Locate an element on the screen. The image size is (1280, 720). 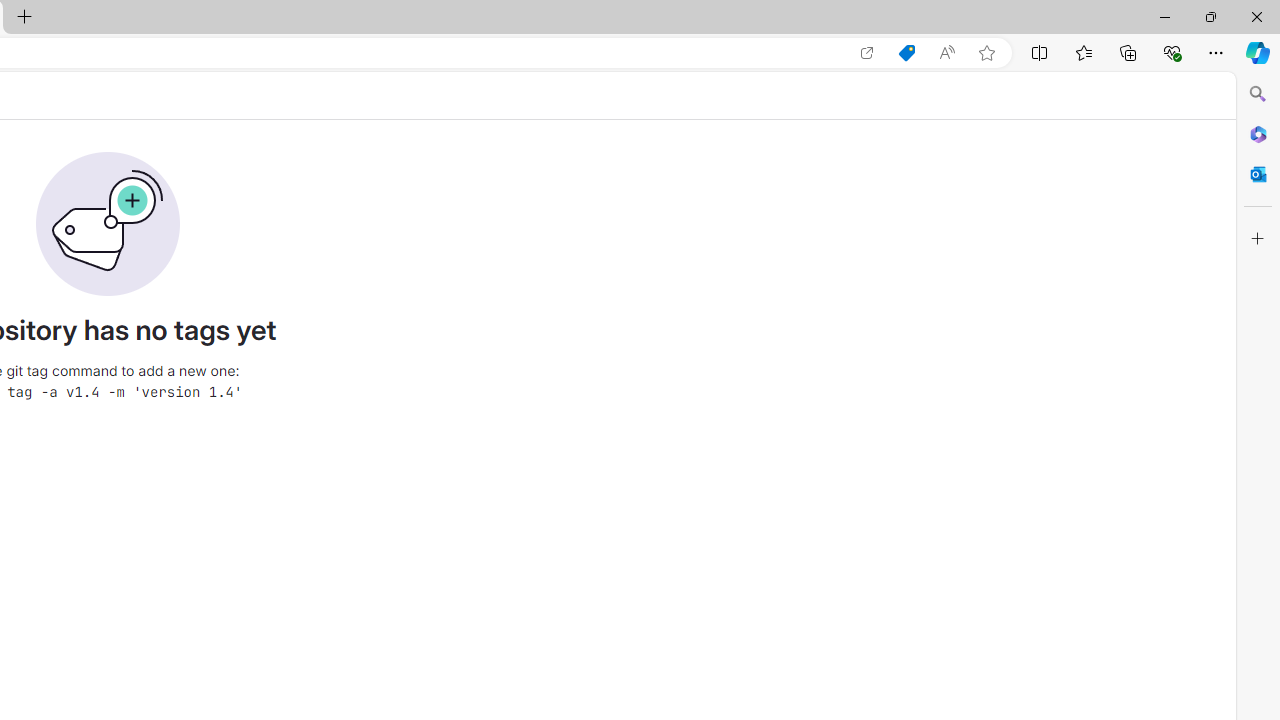
'Shopping in Microsoft Edge' is located at coordinates (905, 52).